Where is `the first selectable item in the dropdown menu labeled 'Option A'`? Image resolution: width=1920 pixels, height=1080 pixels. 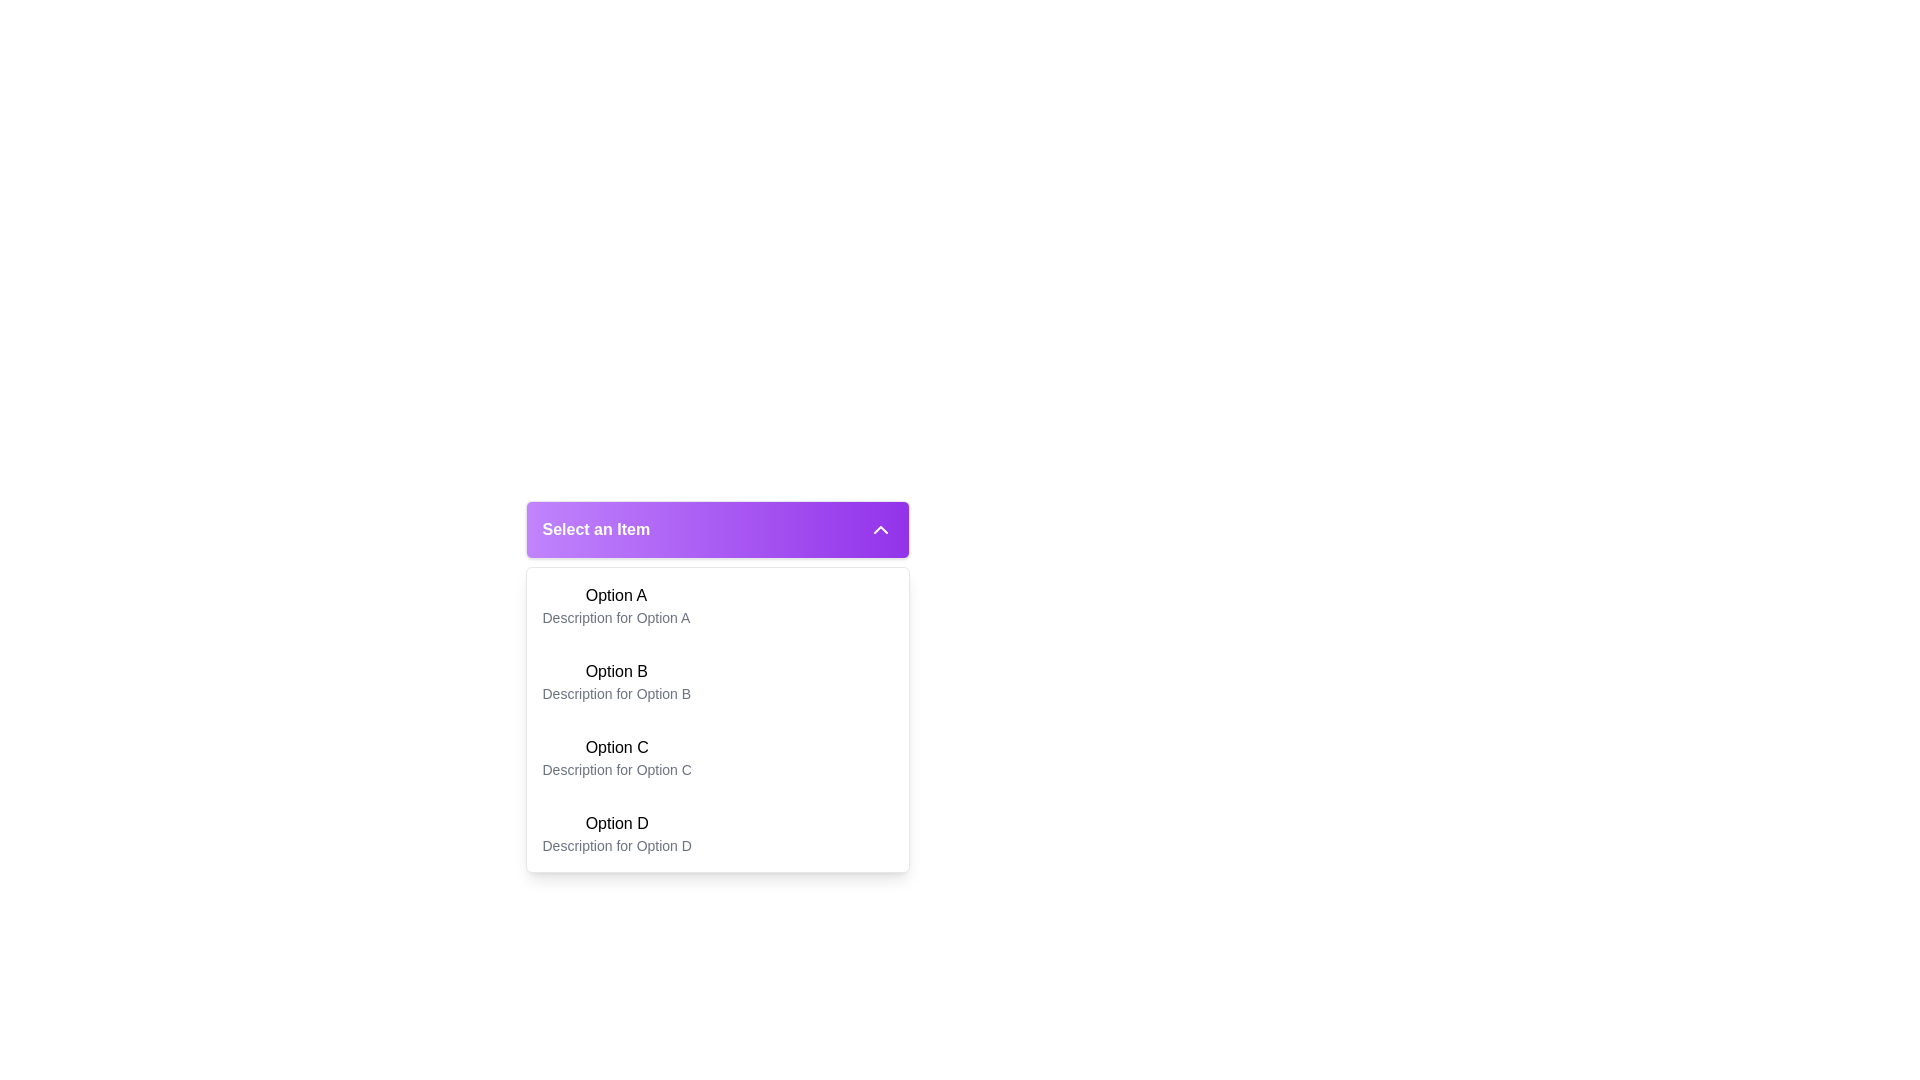 the first selectable item in the dropdown menu labeled 'Option A' is located at coordinates (614, 604).